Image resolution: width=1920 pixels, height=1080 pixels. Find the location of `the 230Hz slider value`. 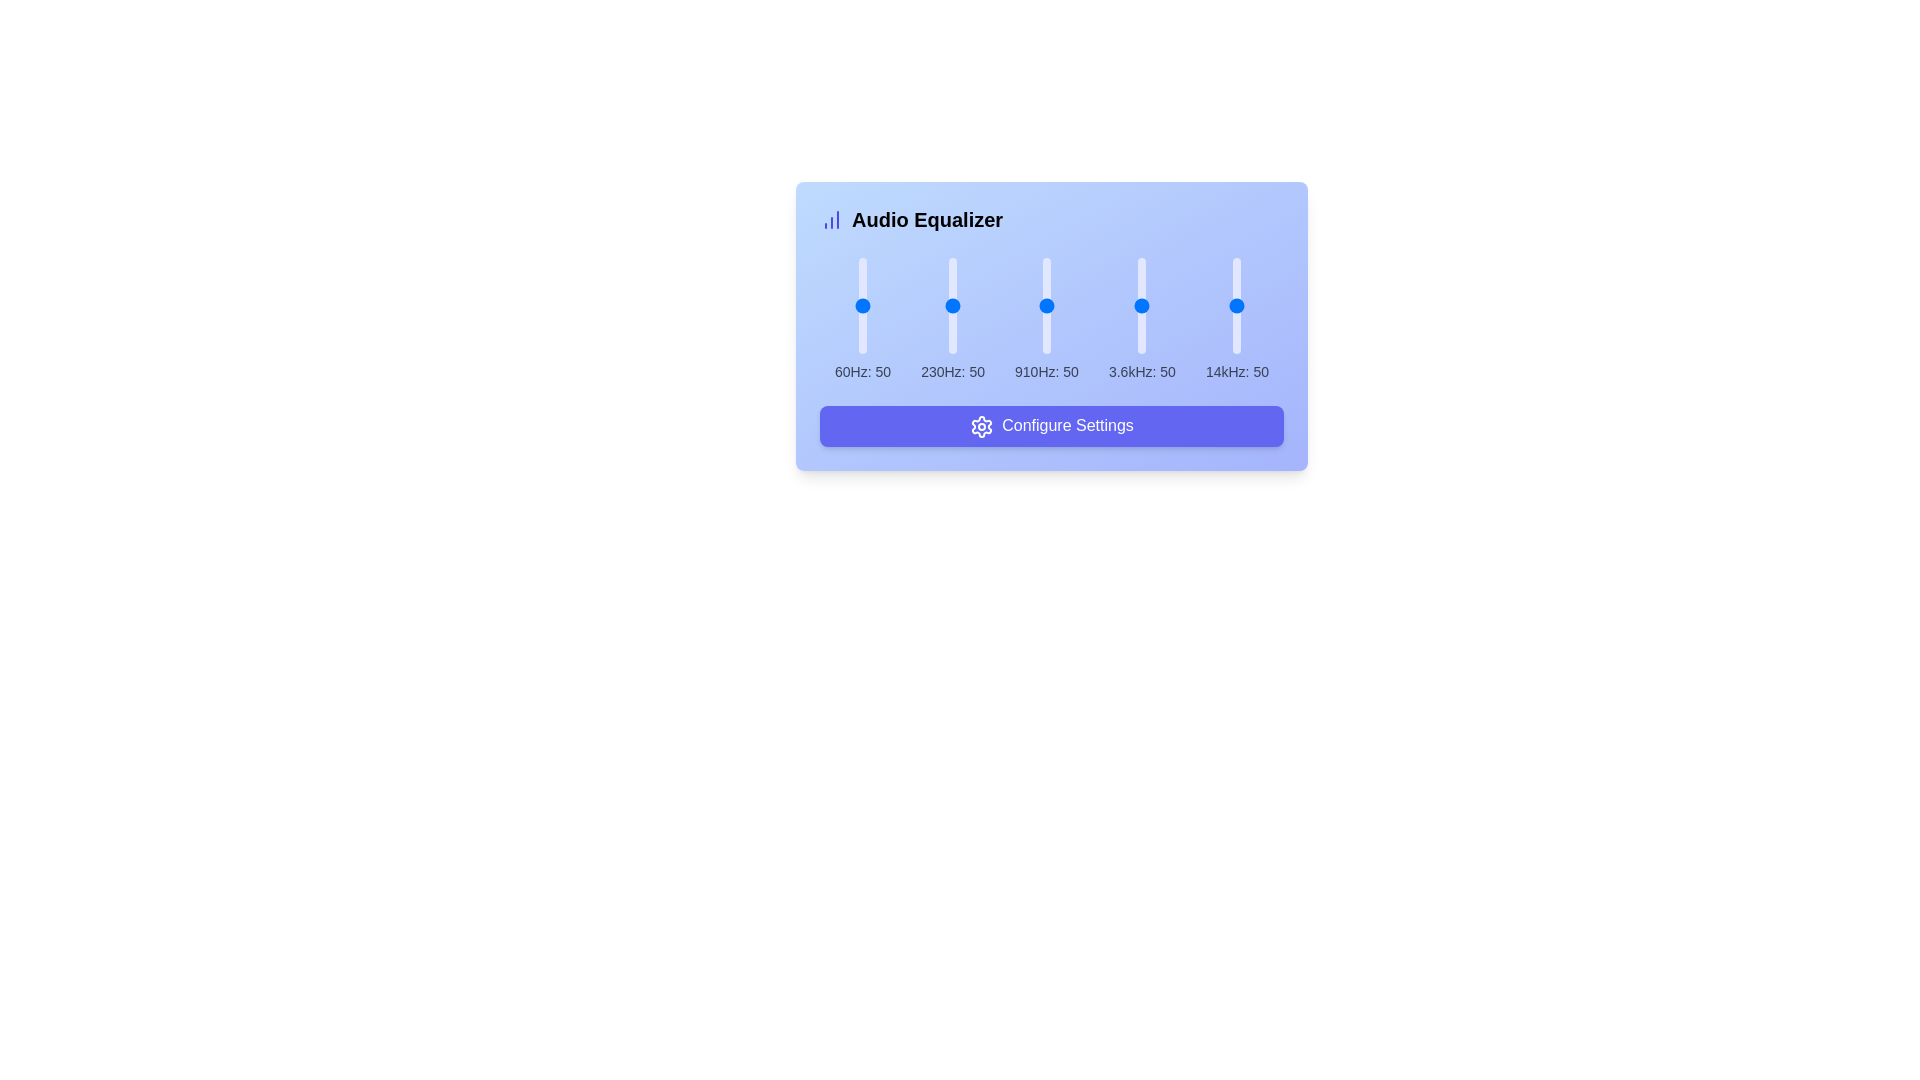

the 230Hz slider value is located at coordinates (952, 286).